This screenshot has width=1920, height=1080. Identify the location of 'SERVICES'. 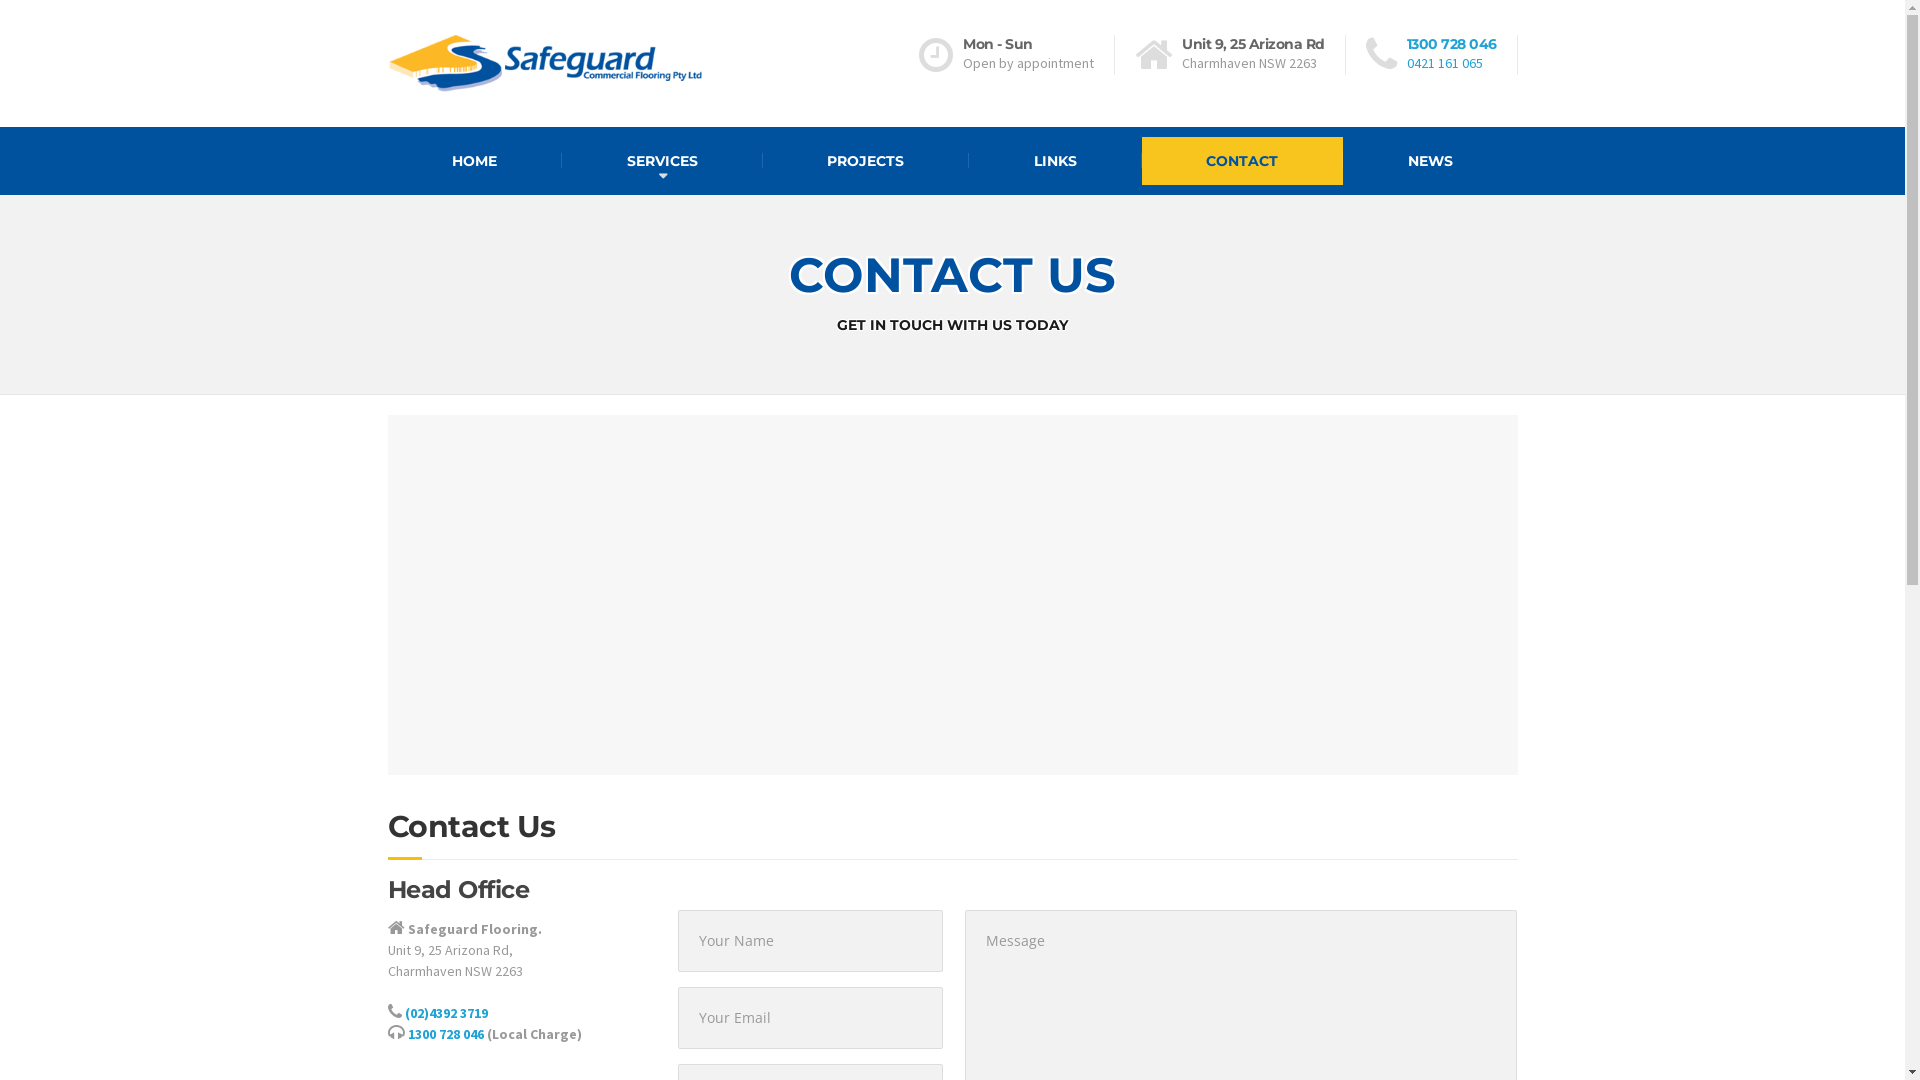
(662, 160).